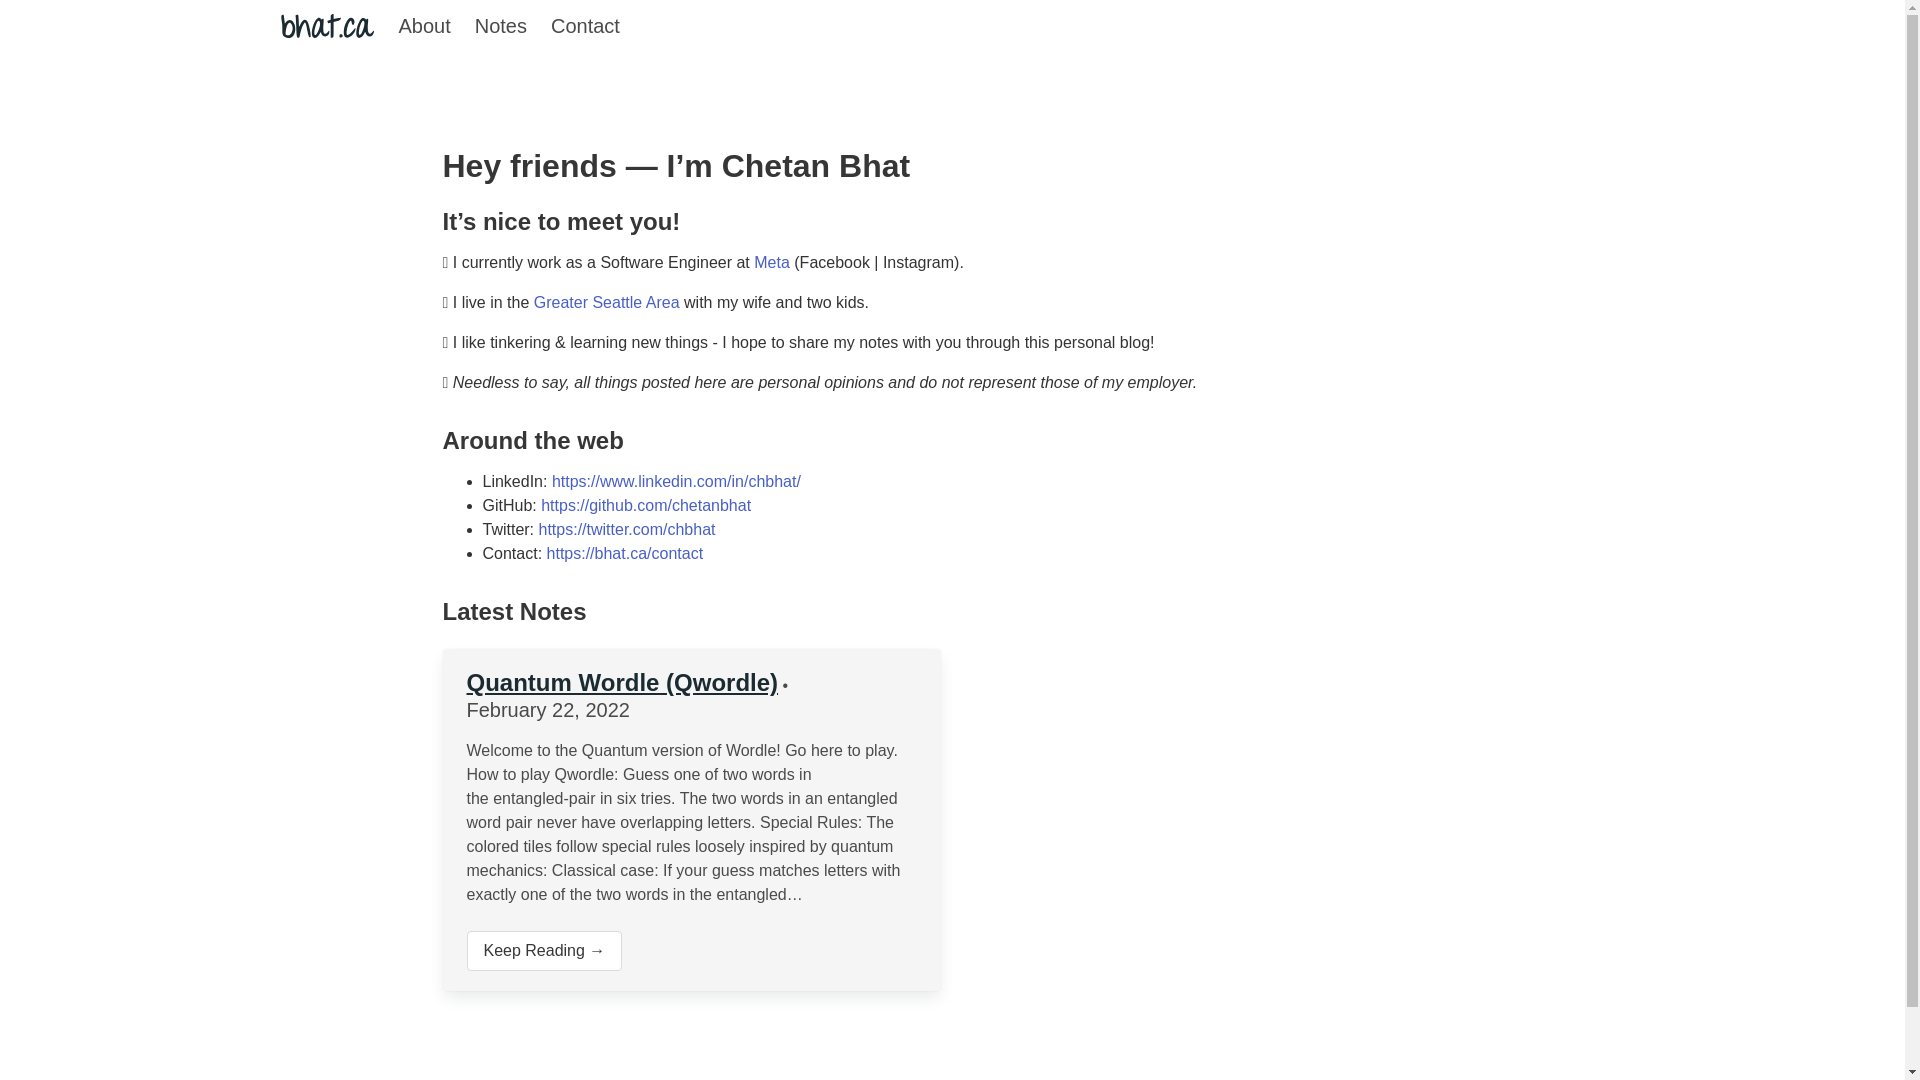  What do you see at coordinates (676, 481) in the screenshot?
I see `'https://www.linkedin.com/in/chbhat/'` at bounding box center [676, 481].